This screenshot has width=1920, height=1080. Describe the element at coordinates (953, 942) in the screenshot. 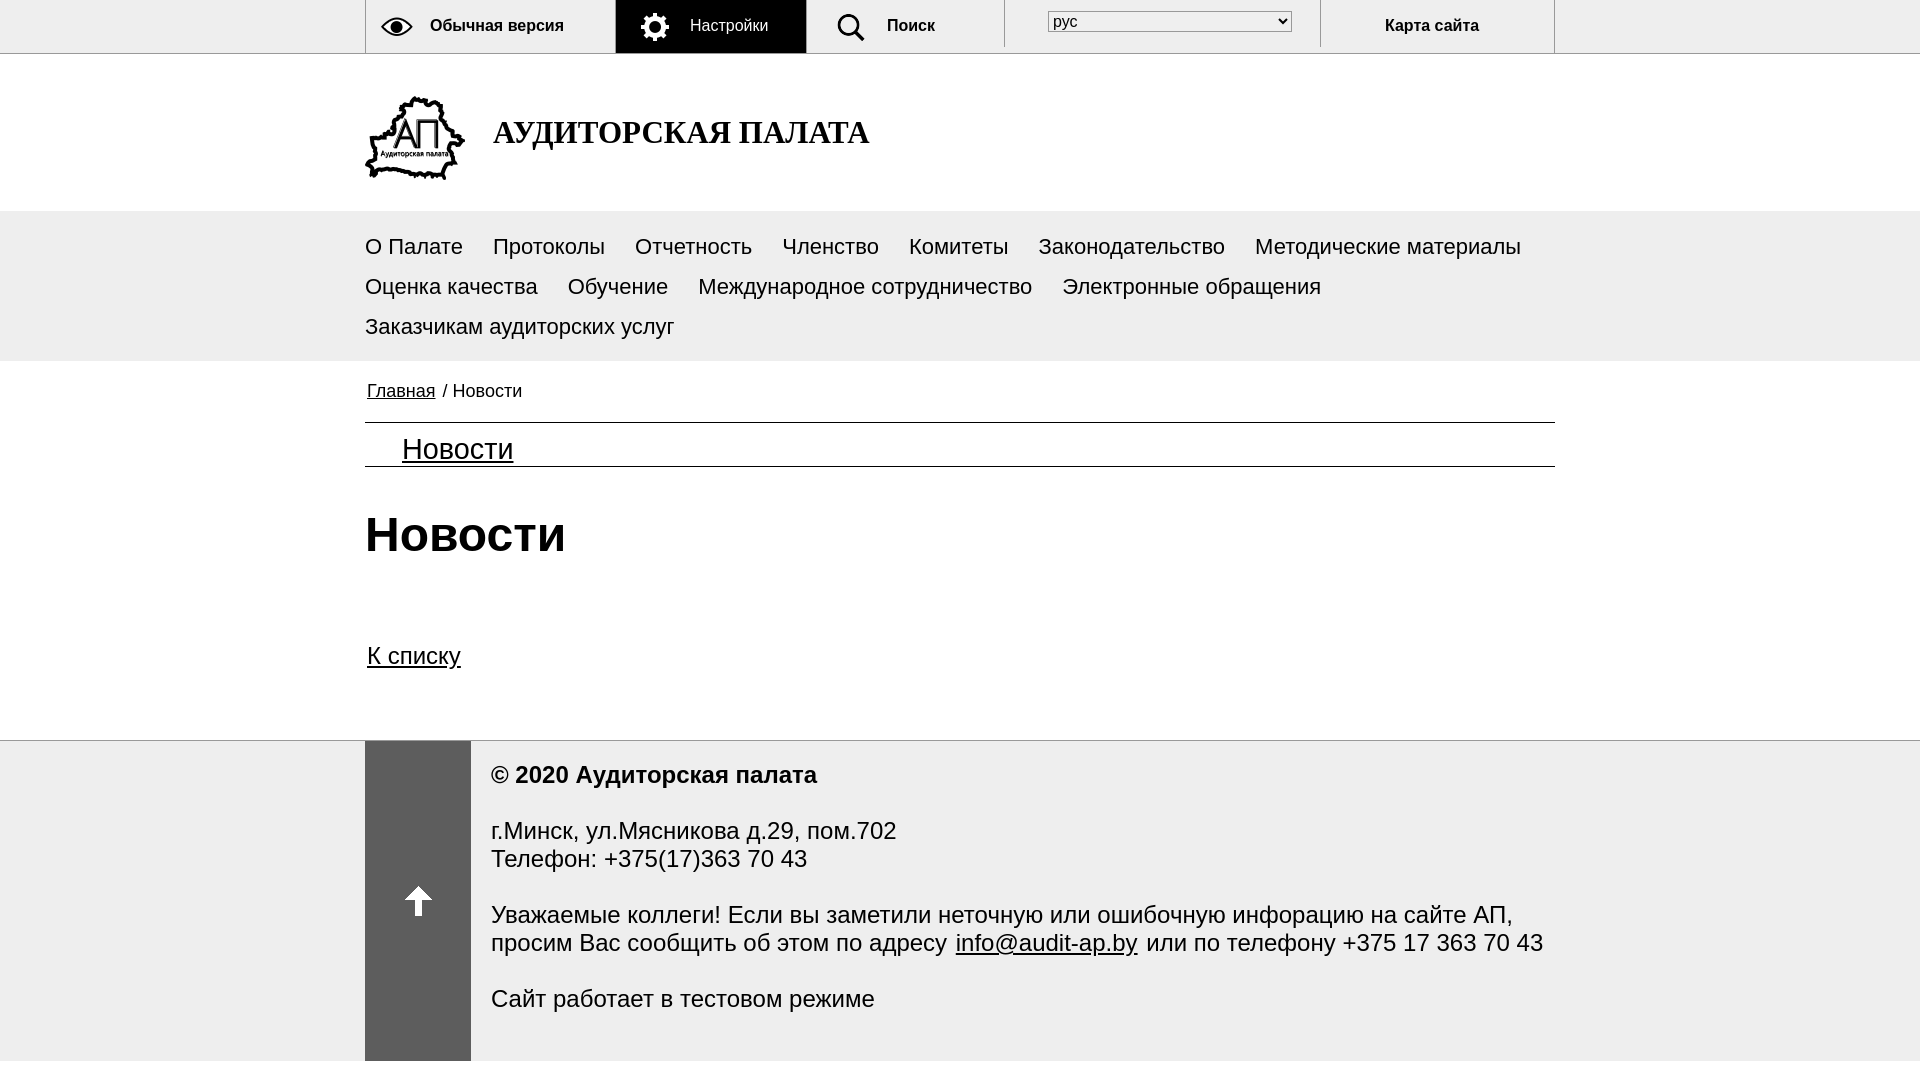

I see `'info@audit-ap.by'` at that location.